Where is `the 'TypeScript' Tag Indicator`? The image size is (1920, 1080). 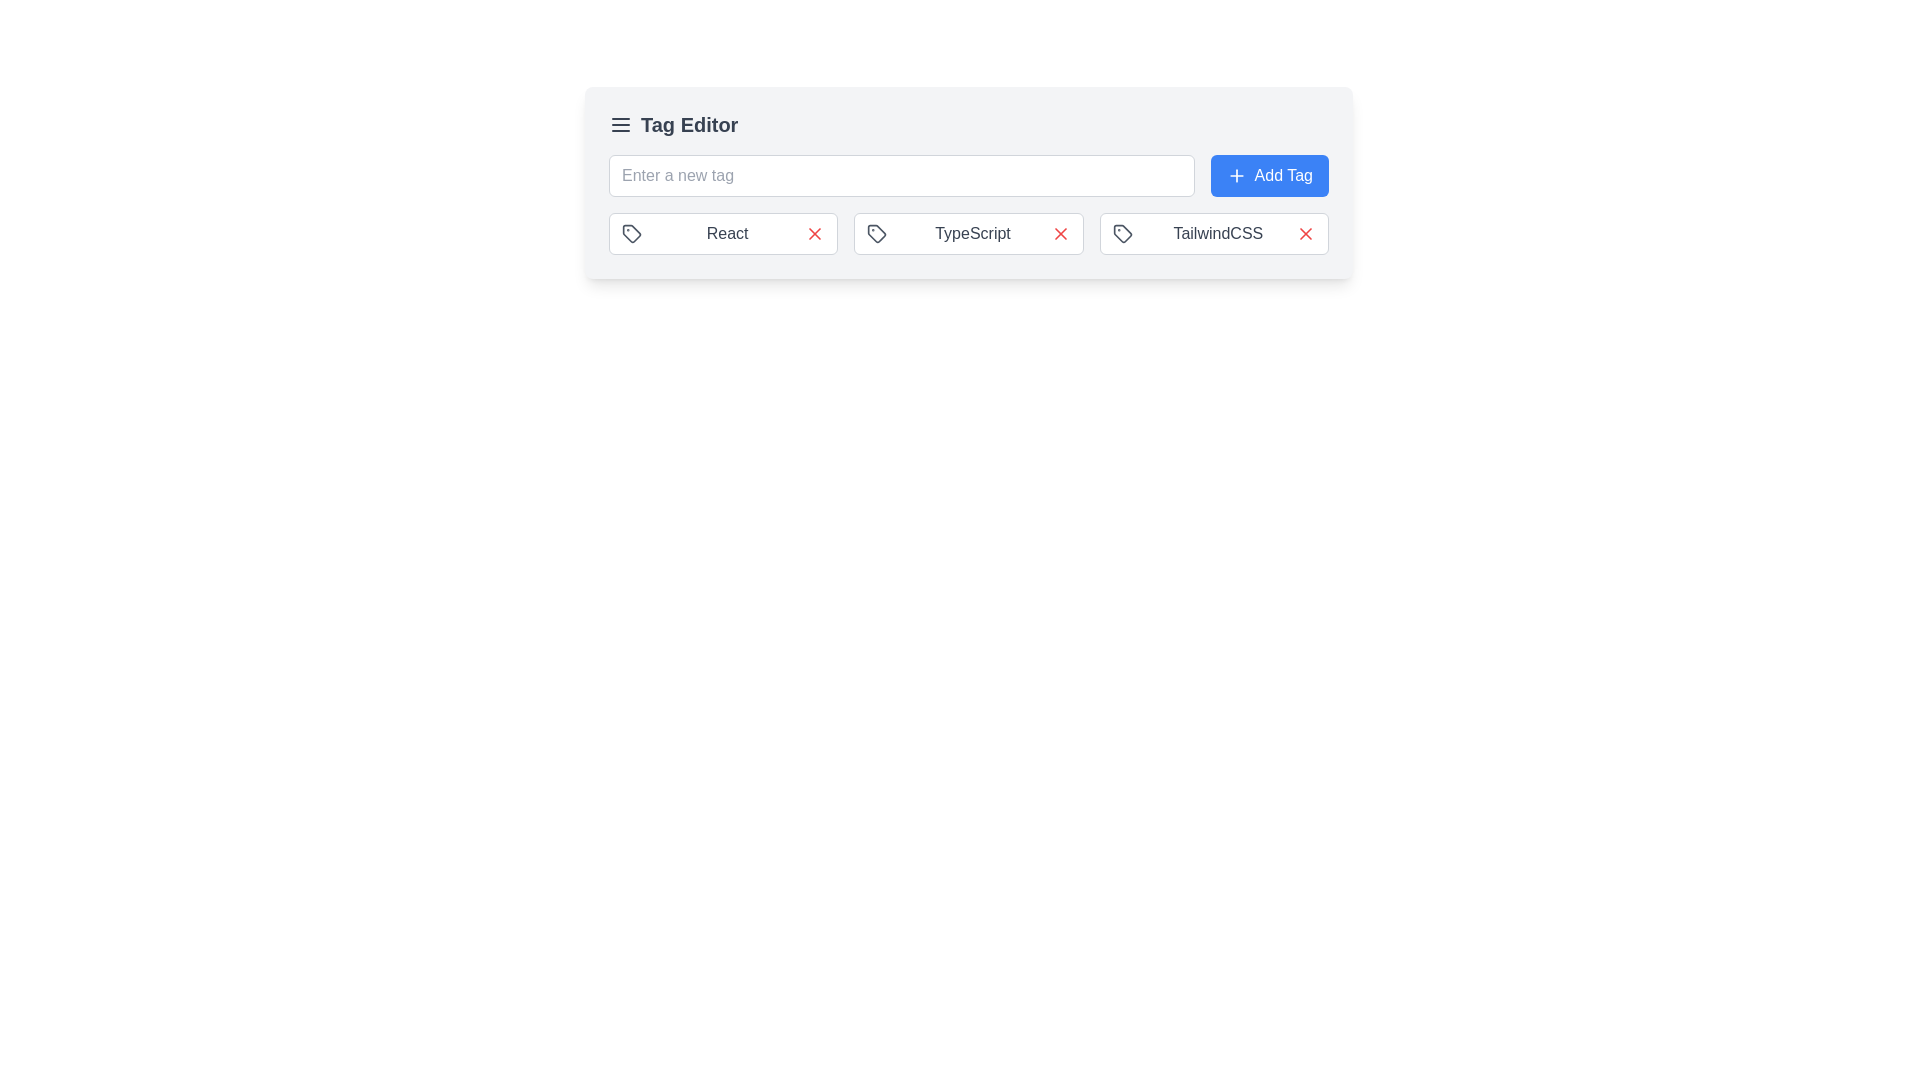 the 'TypeScript' Tag Indicator is located at coordinates (969, 233).